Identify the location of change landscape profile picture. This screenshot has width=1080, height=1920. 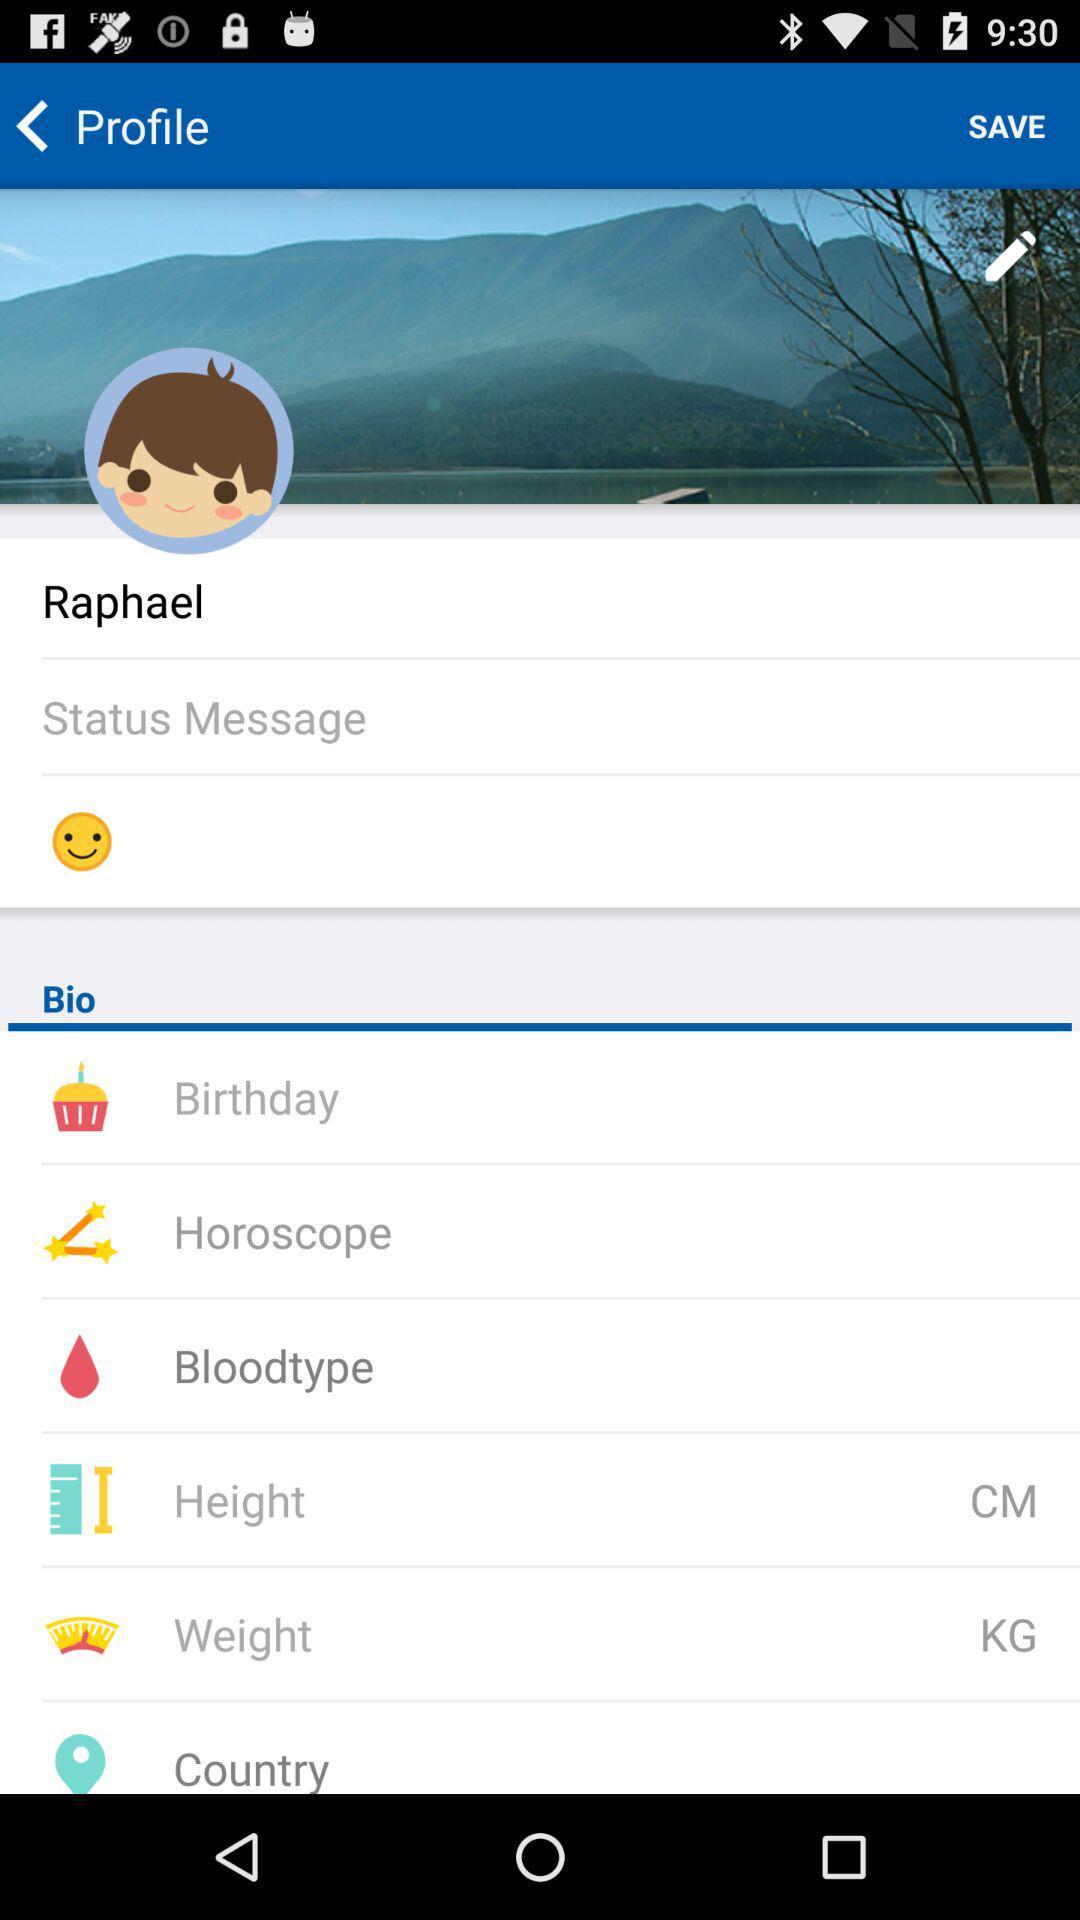
(540, 346).